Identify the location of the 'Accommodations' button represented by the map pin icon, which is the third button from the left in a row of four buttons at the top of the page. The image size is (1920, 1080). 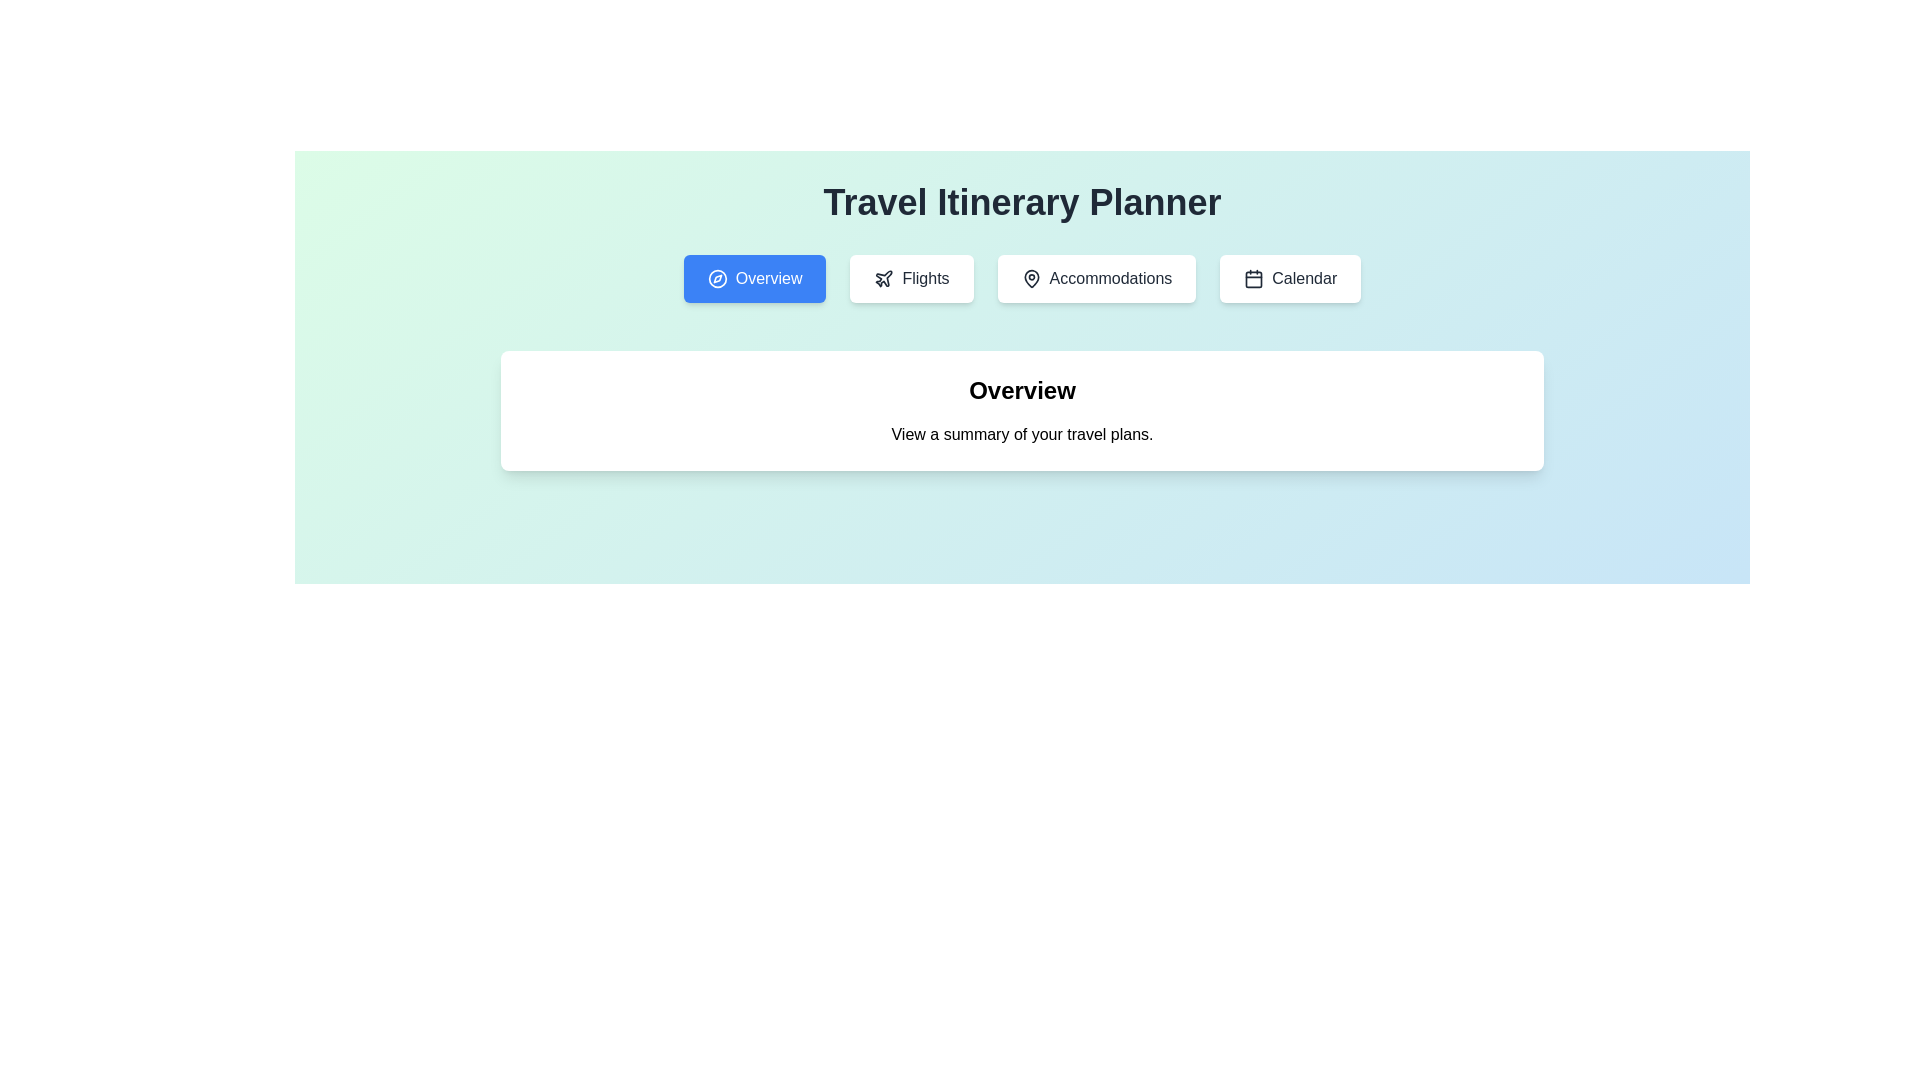
(1031, 278).